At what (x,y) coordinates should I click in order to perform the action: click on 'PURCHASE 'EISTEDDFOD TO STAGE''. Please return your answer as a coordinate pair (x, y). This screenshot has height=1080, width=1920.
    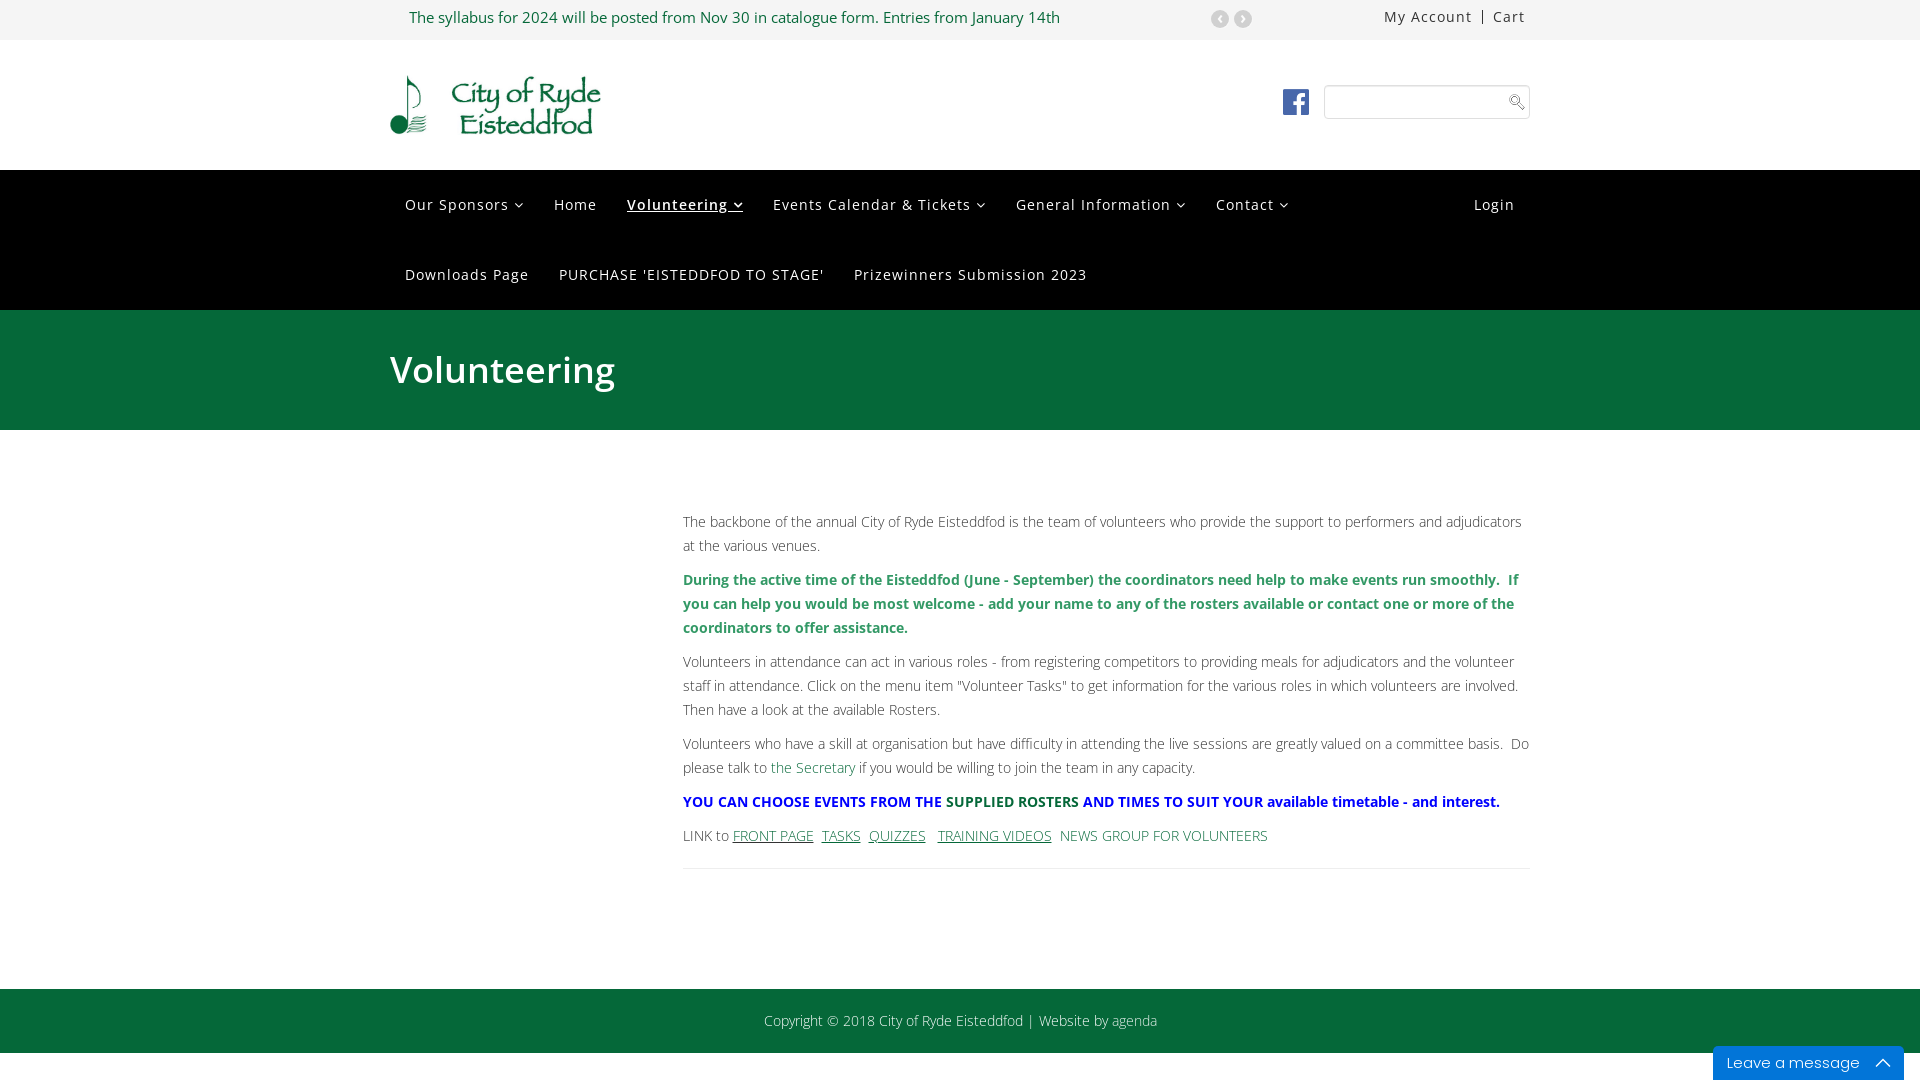
    Looking at the image, I should click on (691, 274).